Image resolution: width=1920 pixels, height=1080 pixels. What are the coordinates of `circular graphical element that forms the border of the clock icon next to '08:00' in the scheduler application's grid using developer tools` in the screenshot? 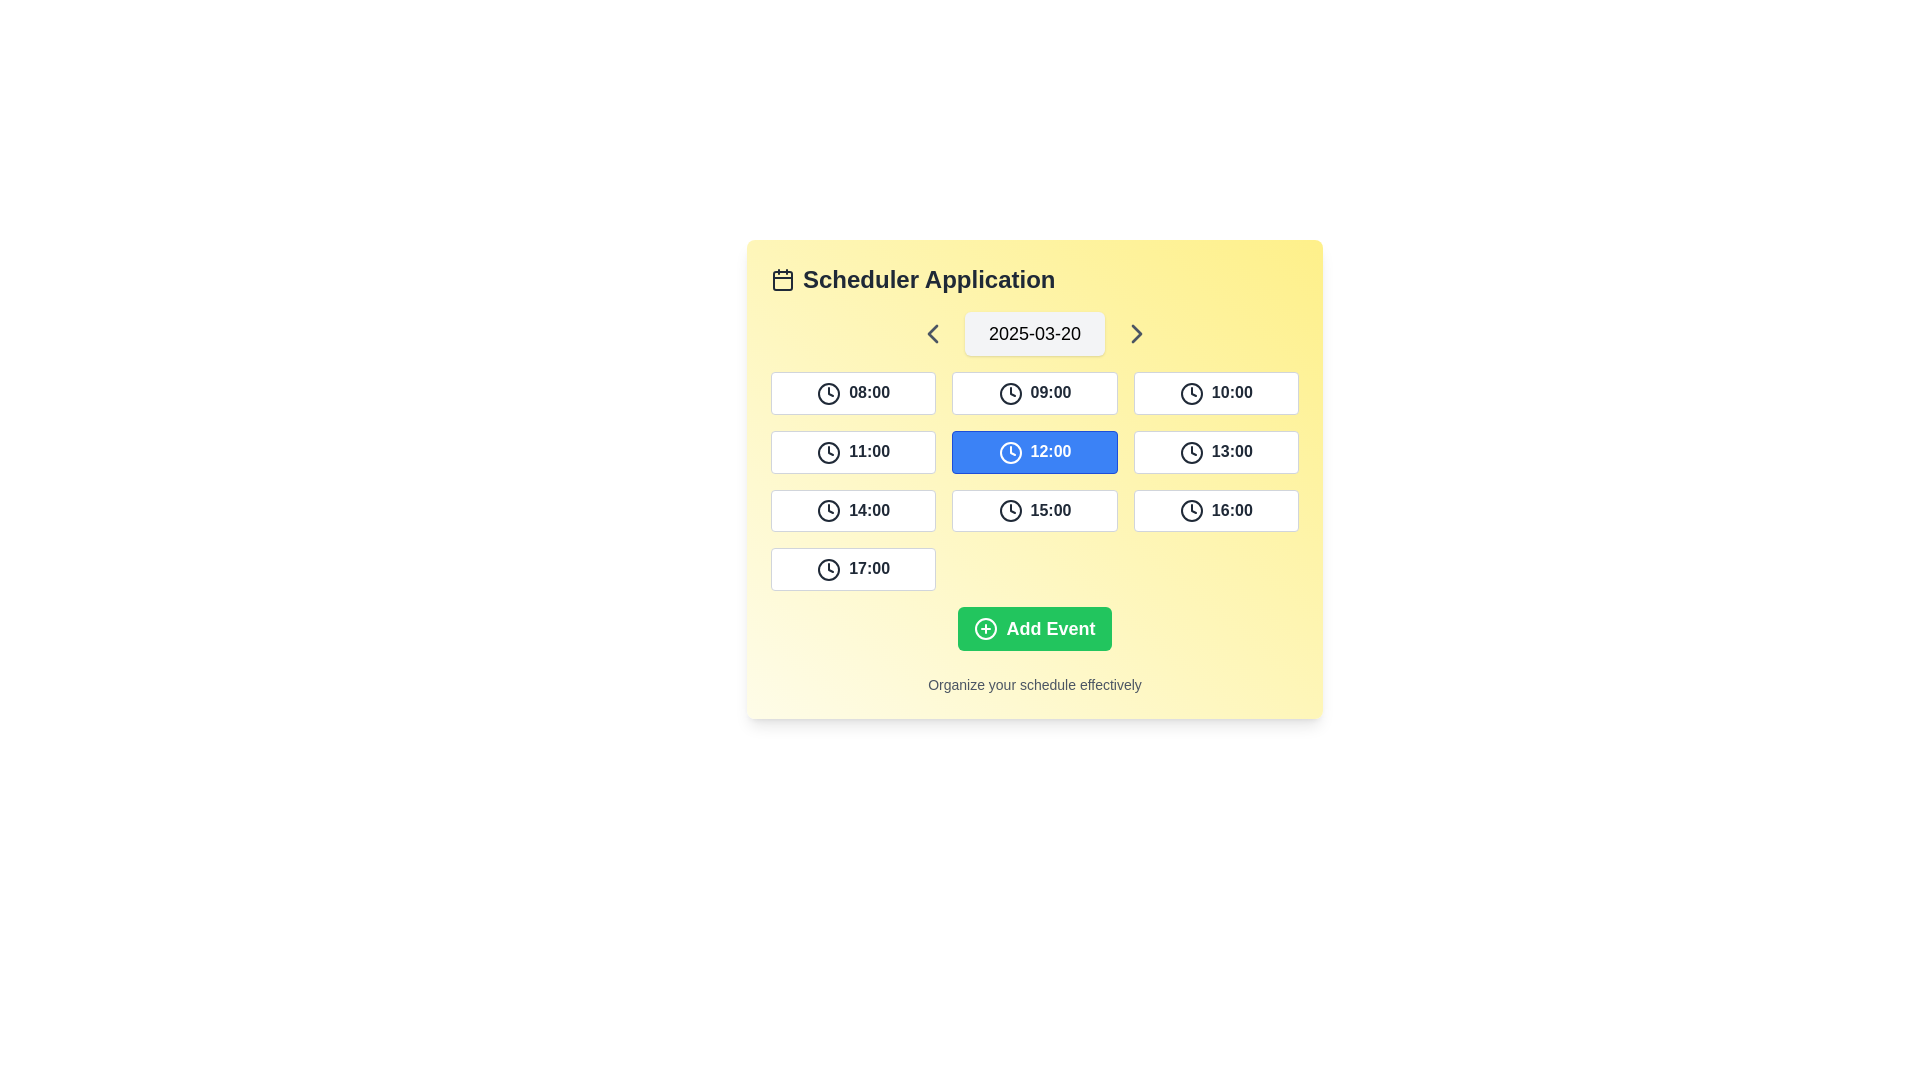 It's located at (829, 393).